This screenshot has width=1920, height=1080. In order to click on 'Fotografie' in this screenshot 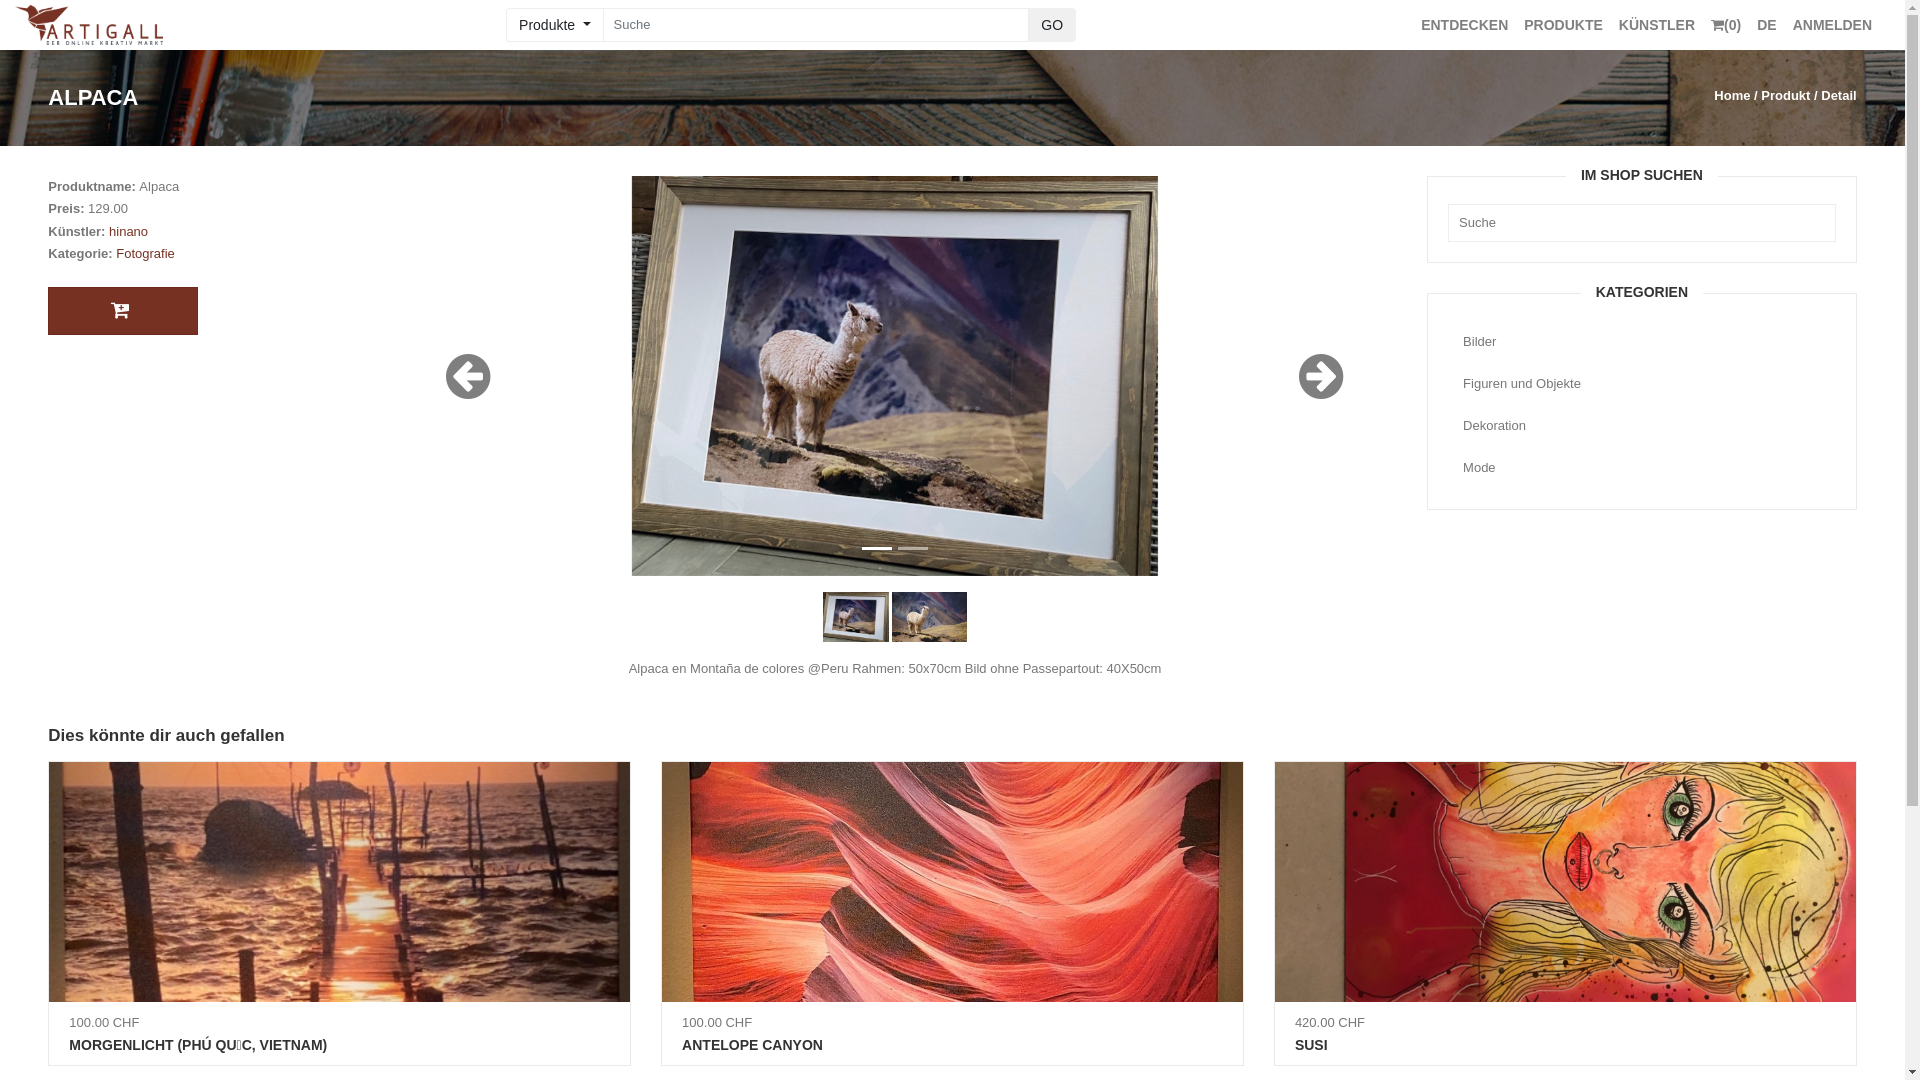, I will do `click(144, 252)`.